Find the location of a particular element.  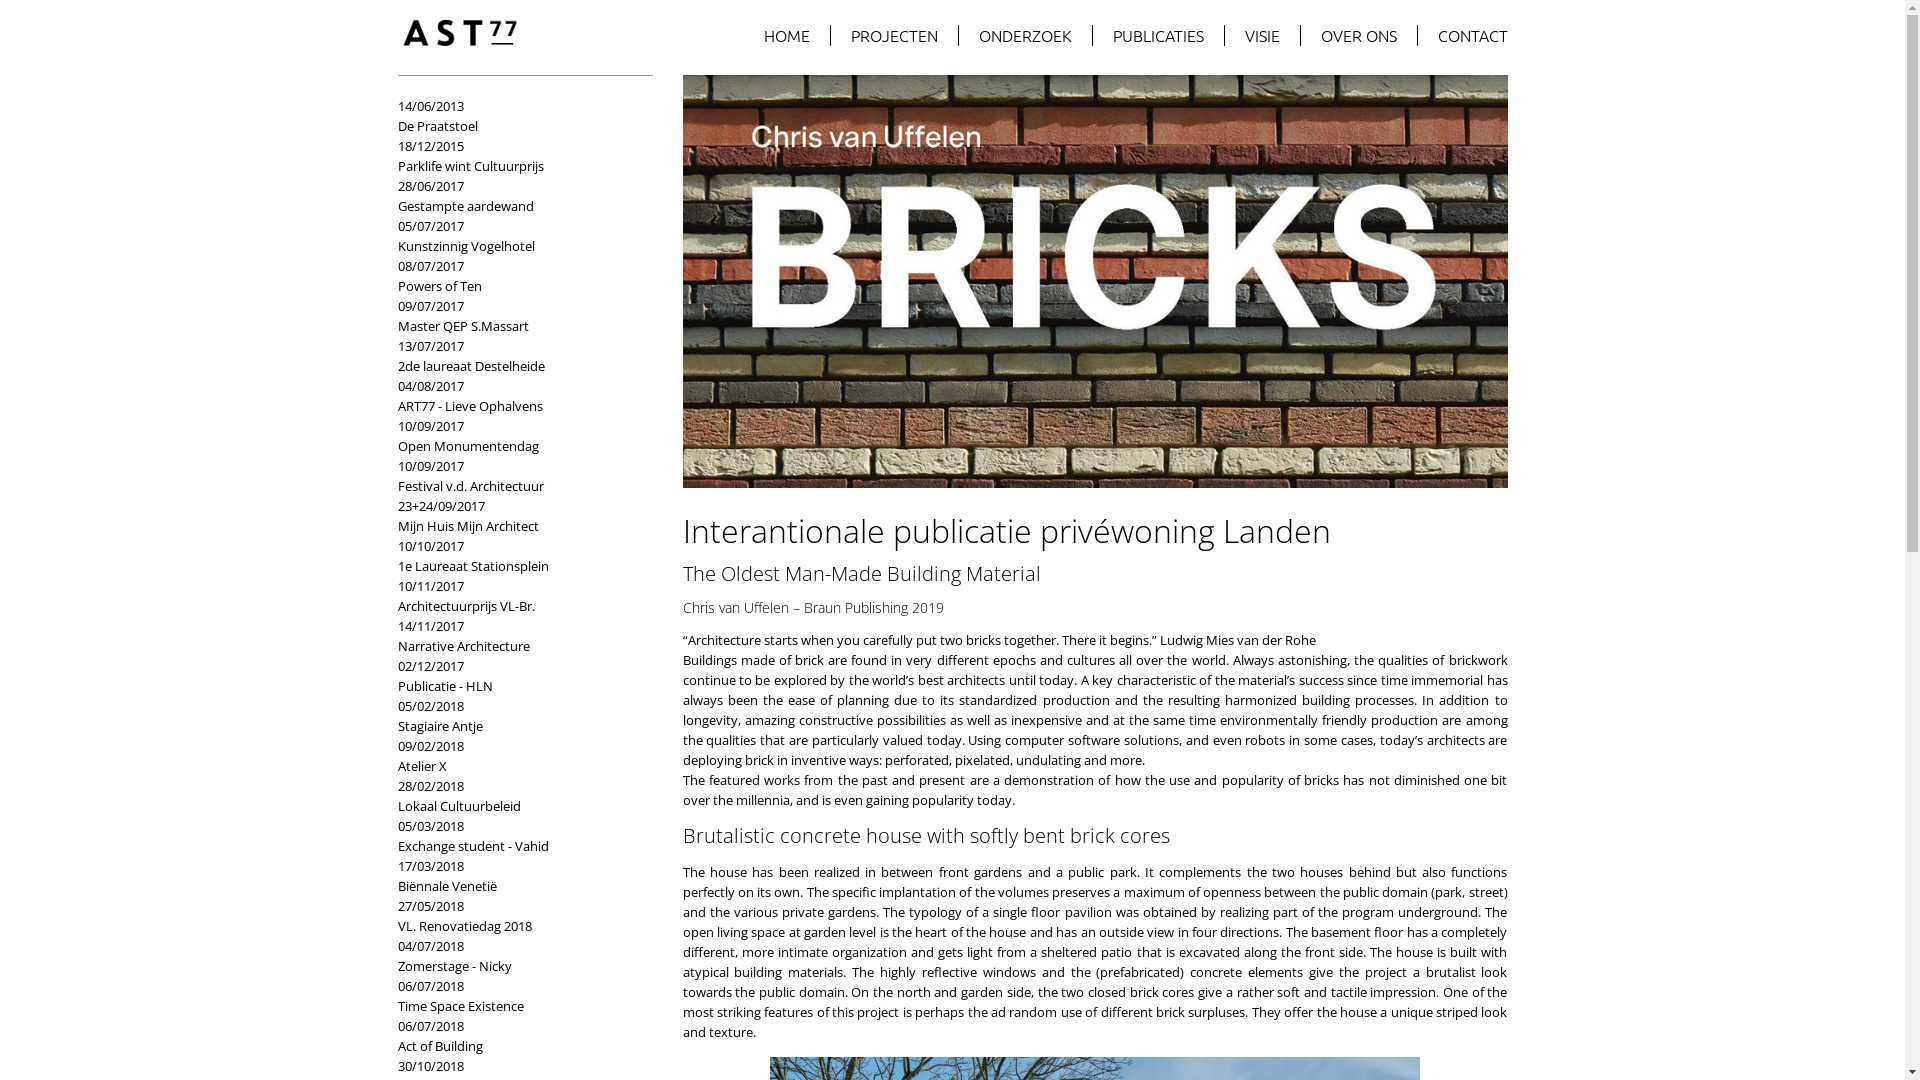

'HOME' is located at coordinates (786, 35).